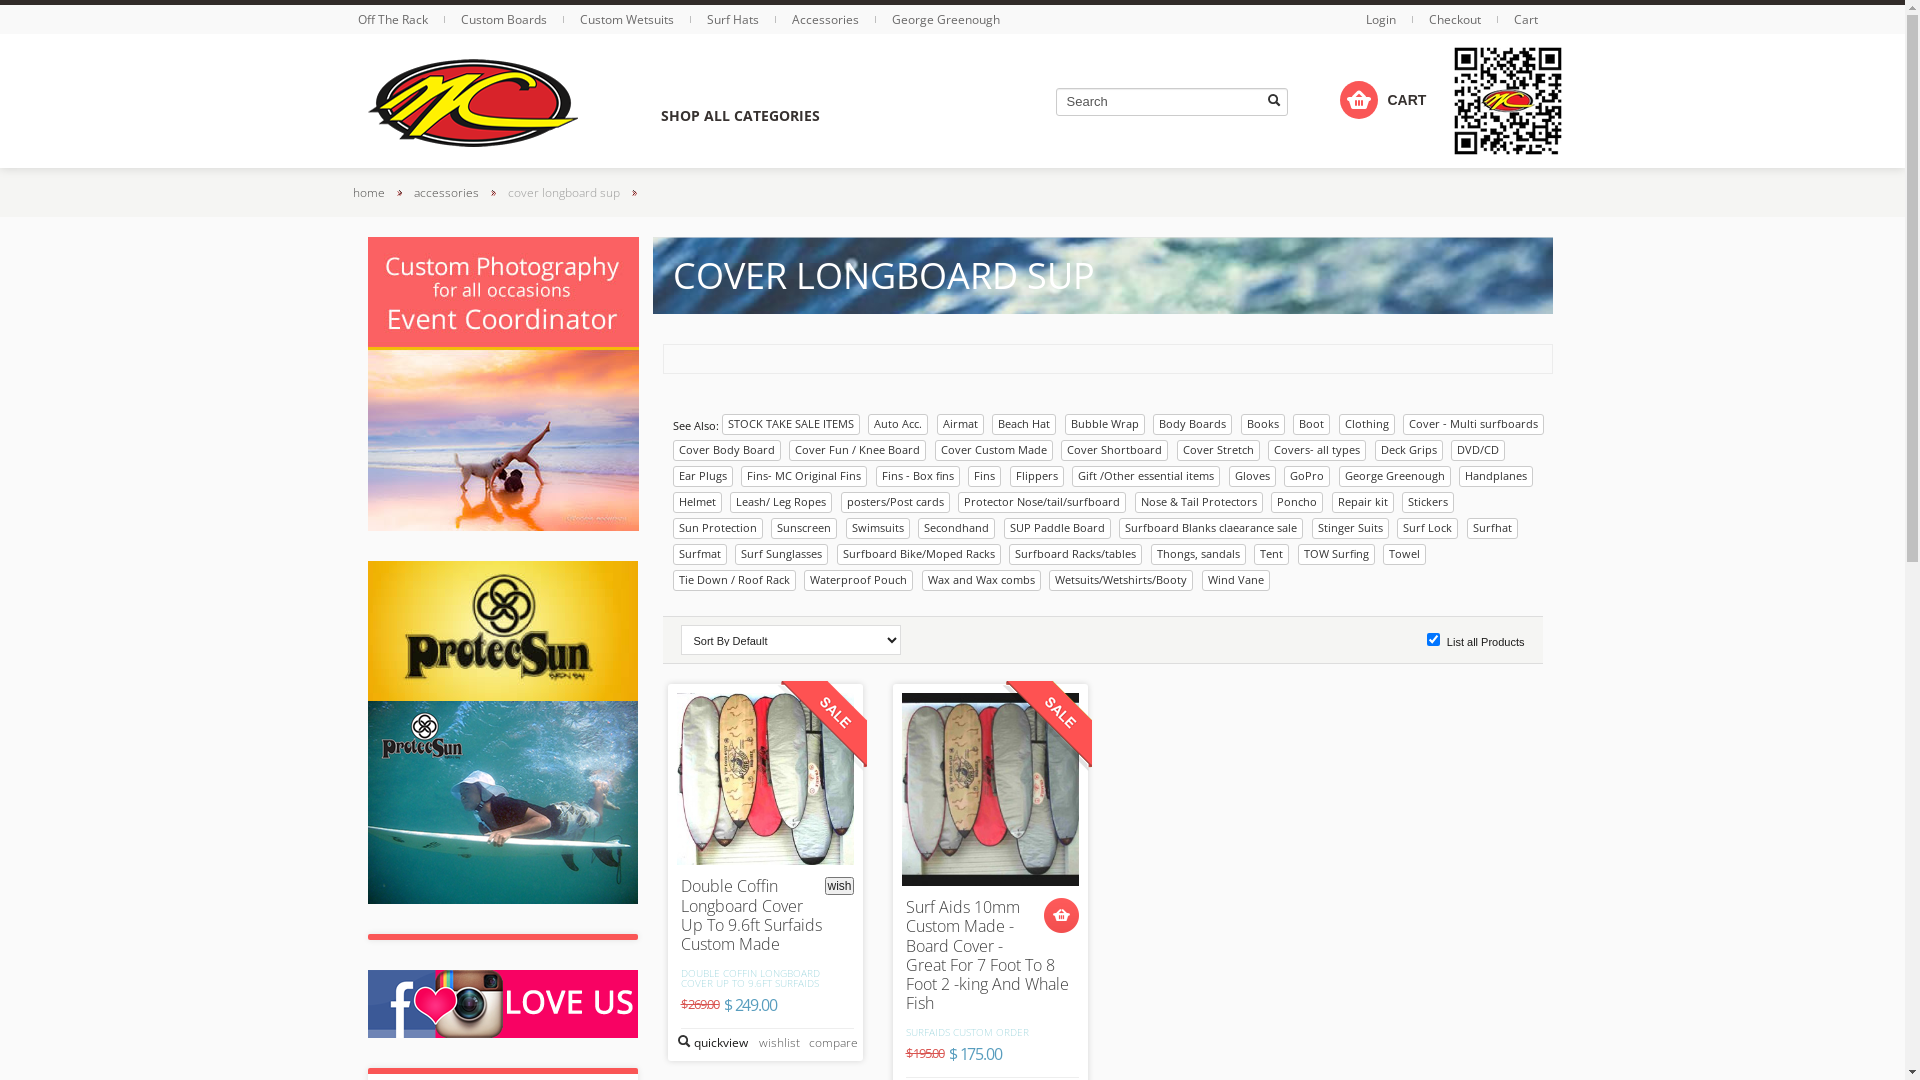 This screenshot has width=1920, height=1080. What do you see at coordinates (1311, 423) in the screenshot?
I see `'Boot'` at bounding box center [1311, 423].